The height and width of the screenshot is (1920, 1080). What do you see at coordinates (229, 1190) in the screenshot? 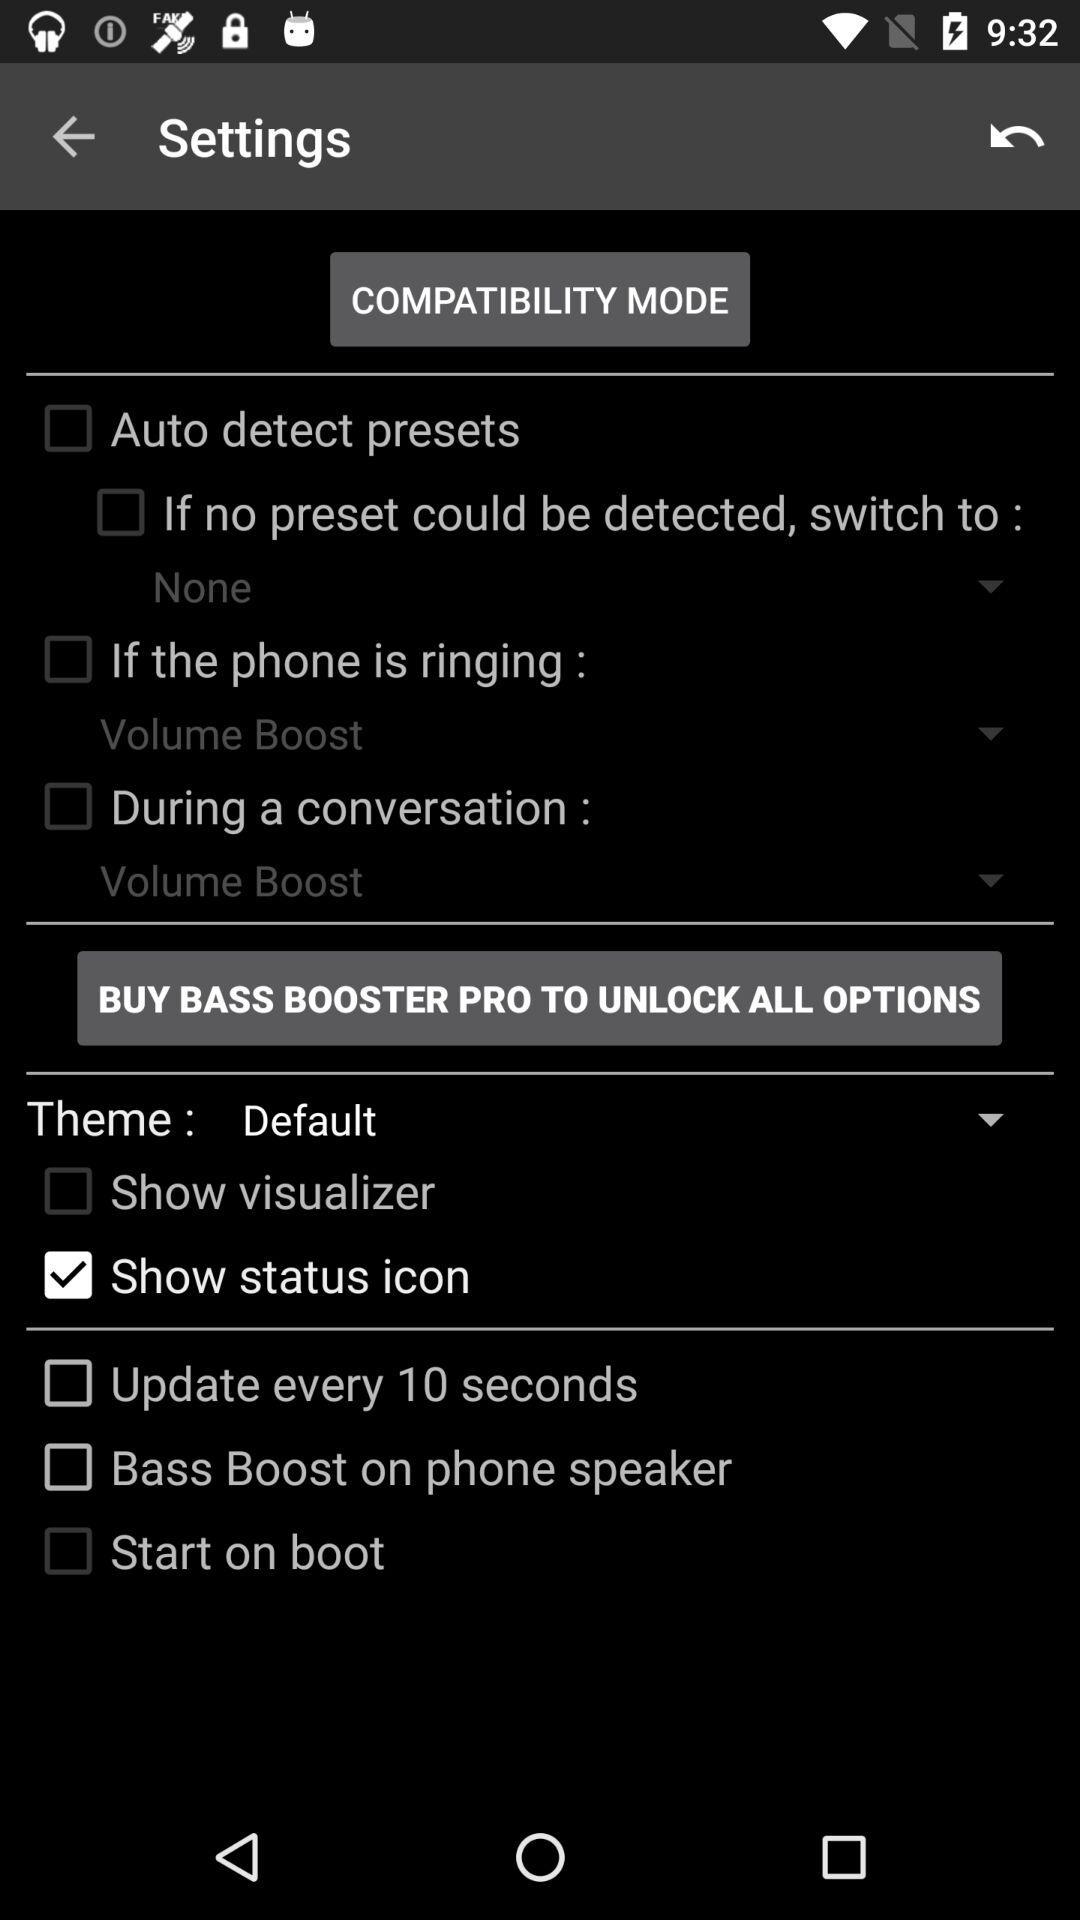
I see `the show visualizer item` at bounding box center [229, 1190].